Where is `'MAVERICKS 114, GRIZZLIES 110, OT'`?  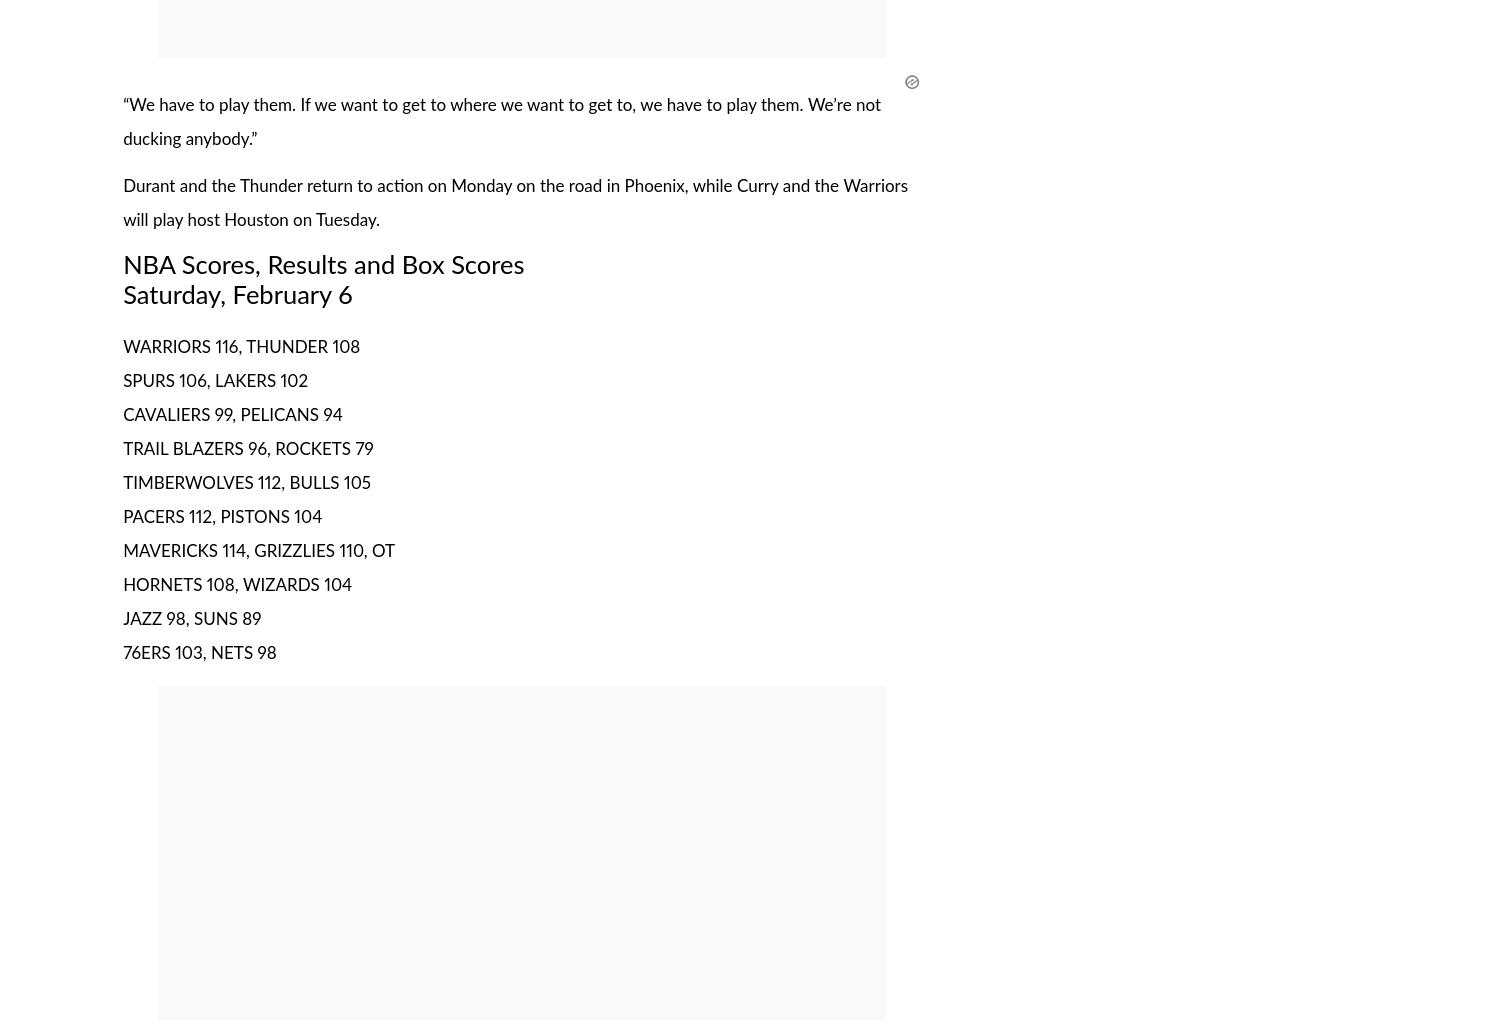 'MAVERICKS 114, GRIZZLIES 110, OT' is located at coordinates (122, 550).